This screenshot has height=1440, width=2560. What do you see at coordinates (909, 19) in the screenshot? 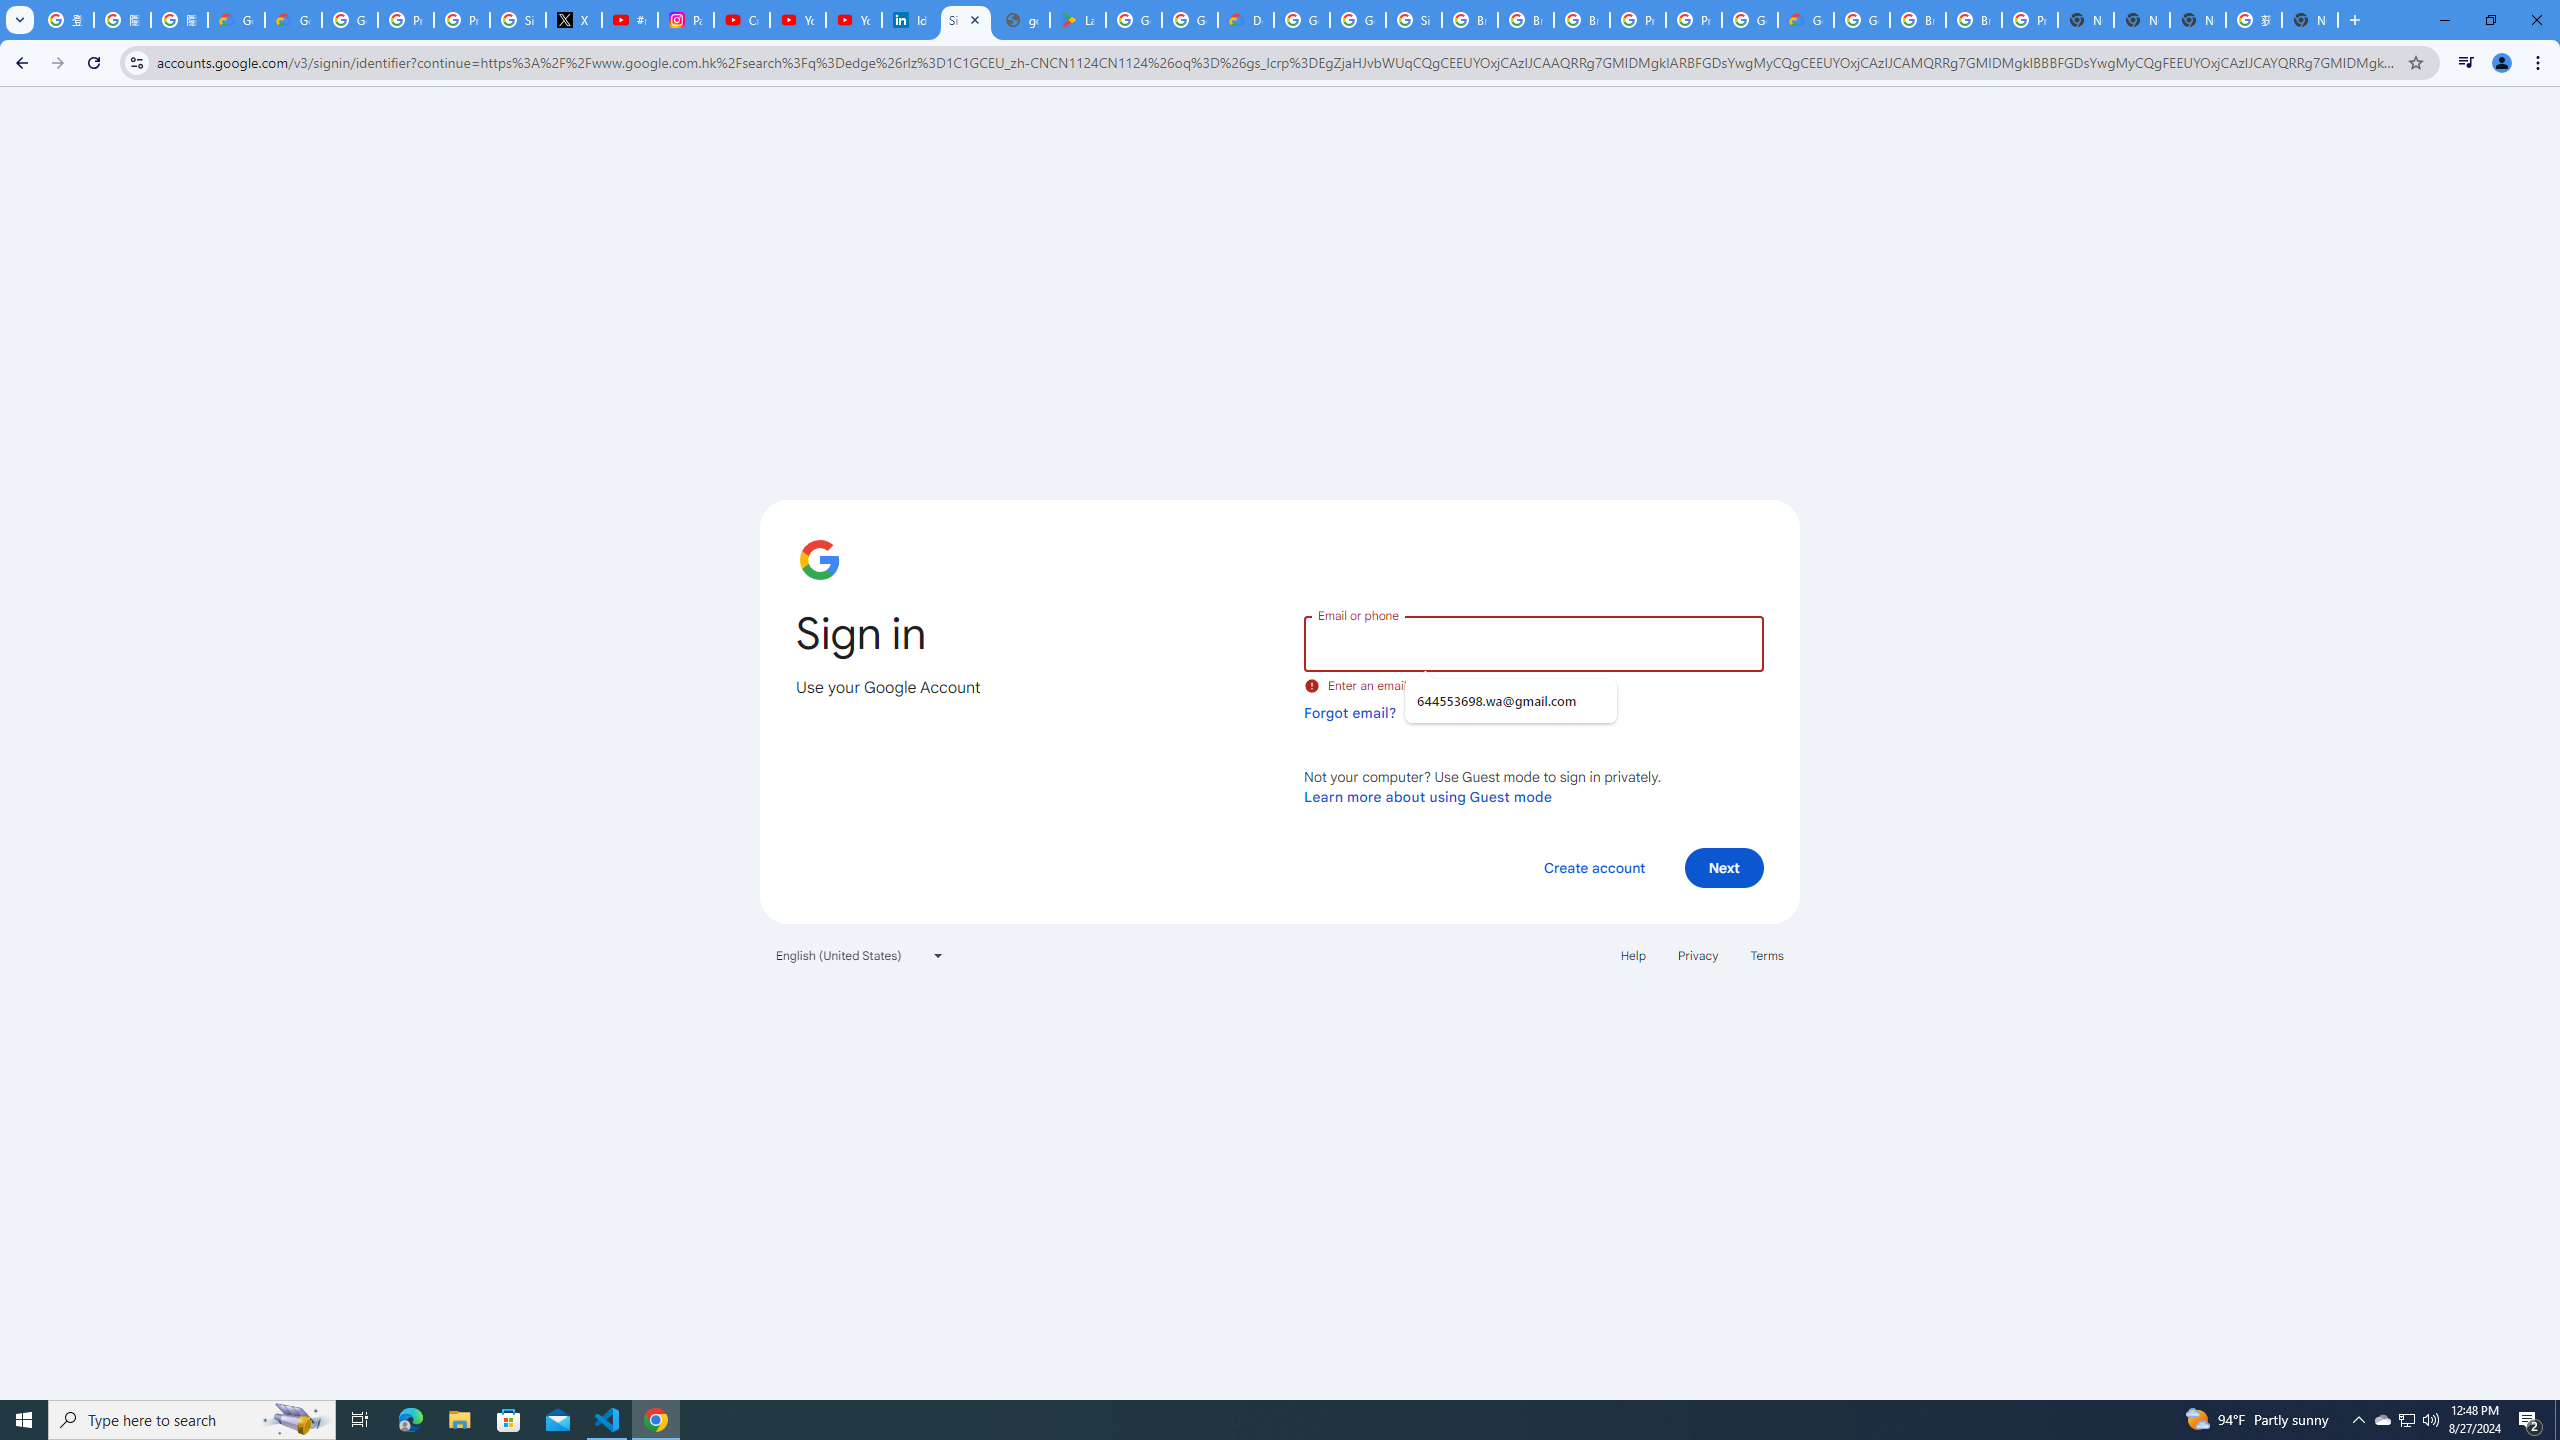
I see `'Identity verification via Persona | LinkedIn Help'` at bounding box center [909, 19].